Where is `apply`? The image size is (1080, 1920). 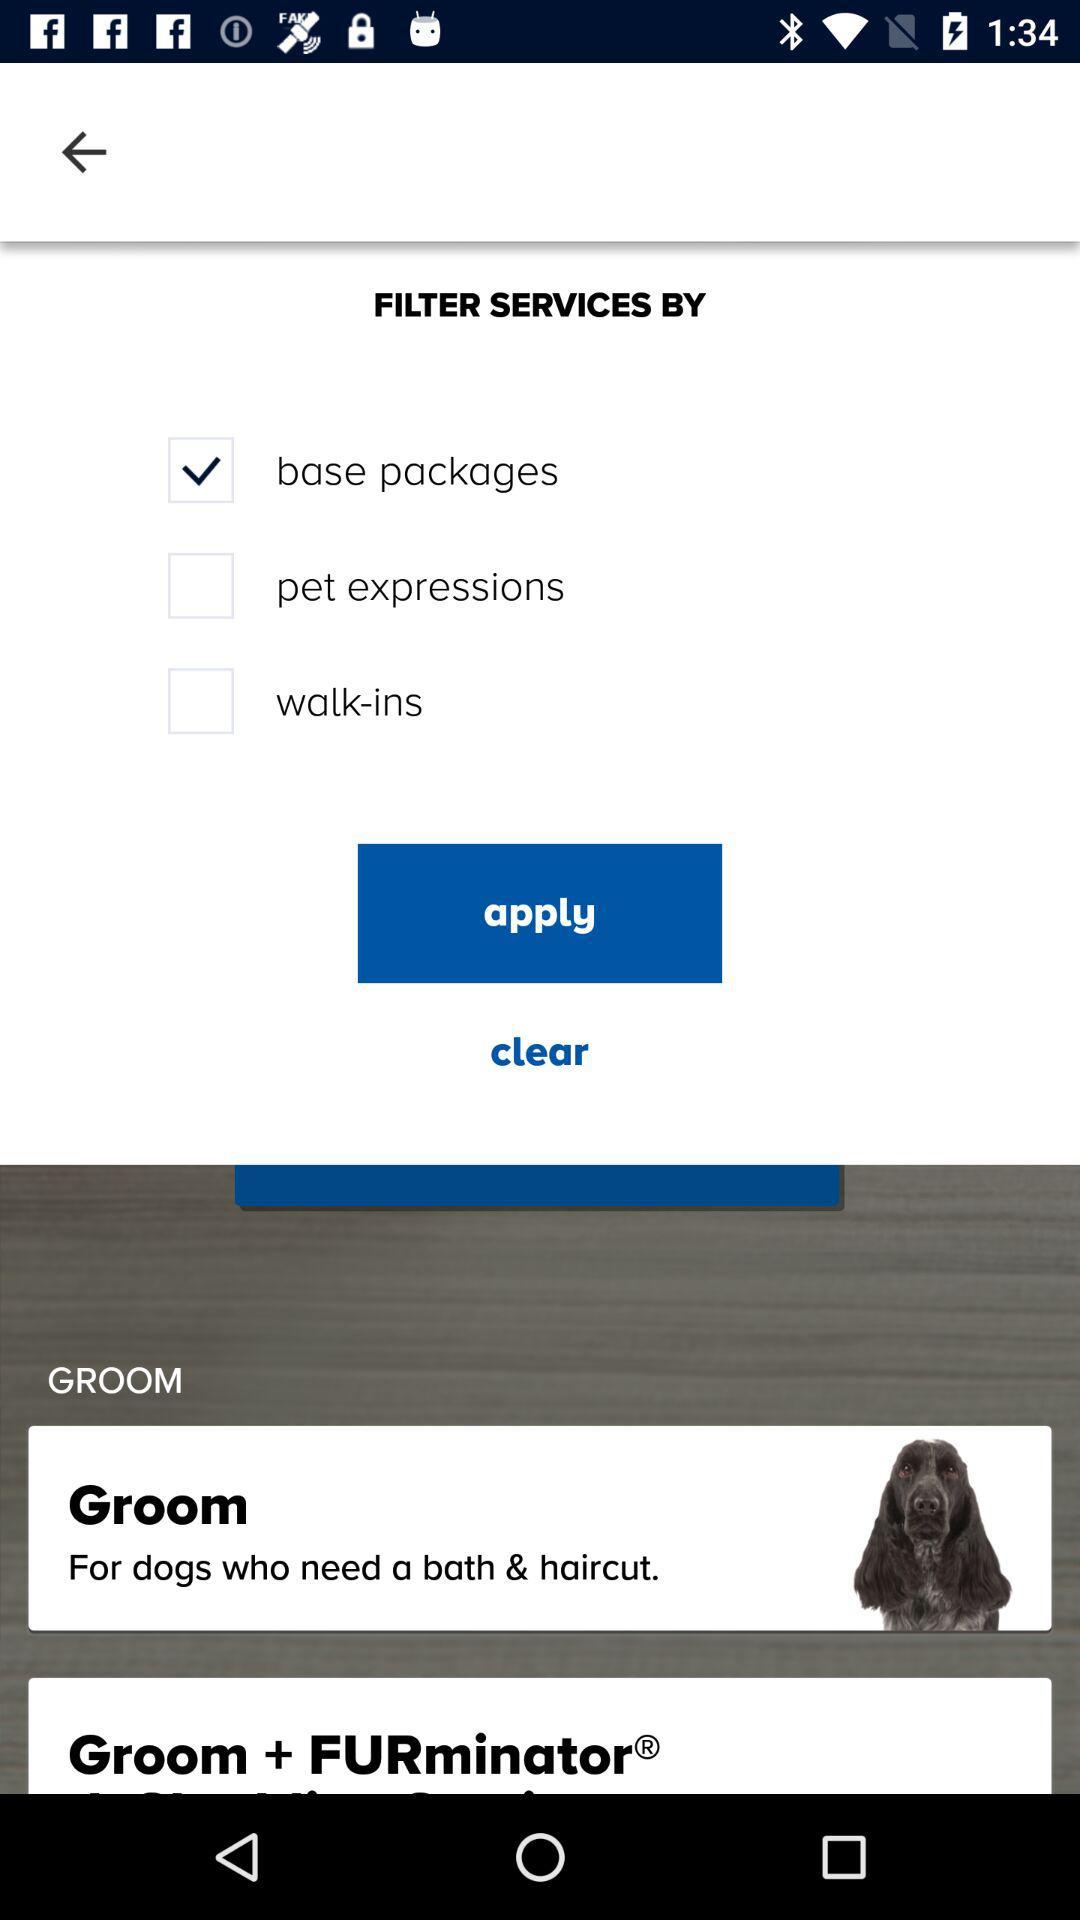 apply is located at coordinates (540, 912).